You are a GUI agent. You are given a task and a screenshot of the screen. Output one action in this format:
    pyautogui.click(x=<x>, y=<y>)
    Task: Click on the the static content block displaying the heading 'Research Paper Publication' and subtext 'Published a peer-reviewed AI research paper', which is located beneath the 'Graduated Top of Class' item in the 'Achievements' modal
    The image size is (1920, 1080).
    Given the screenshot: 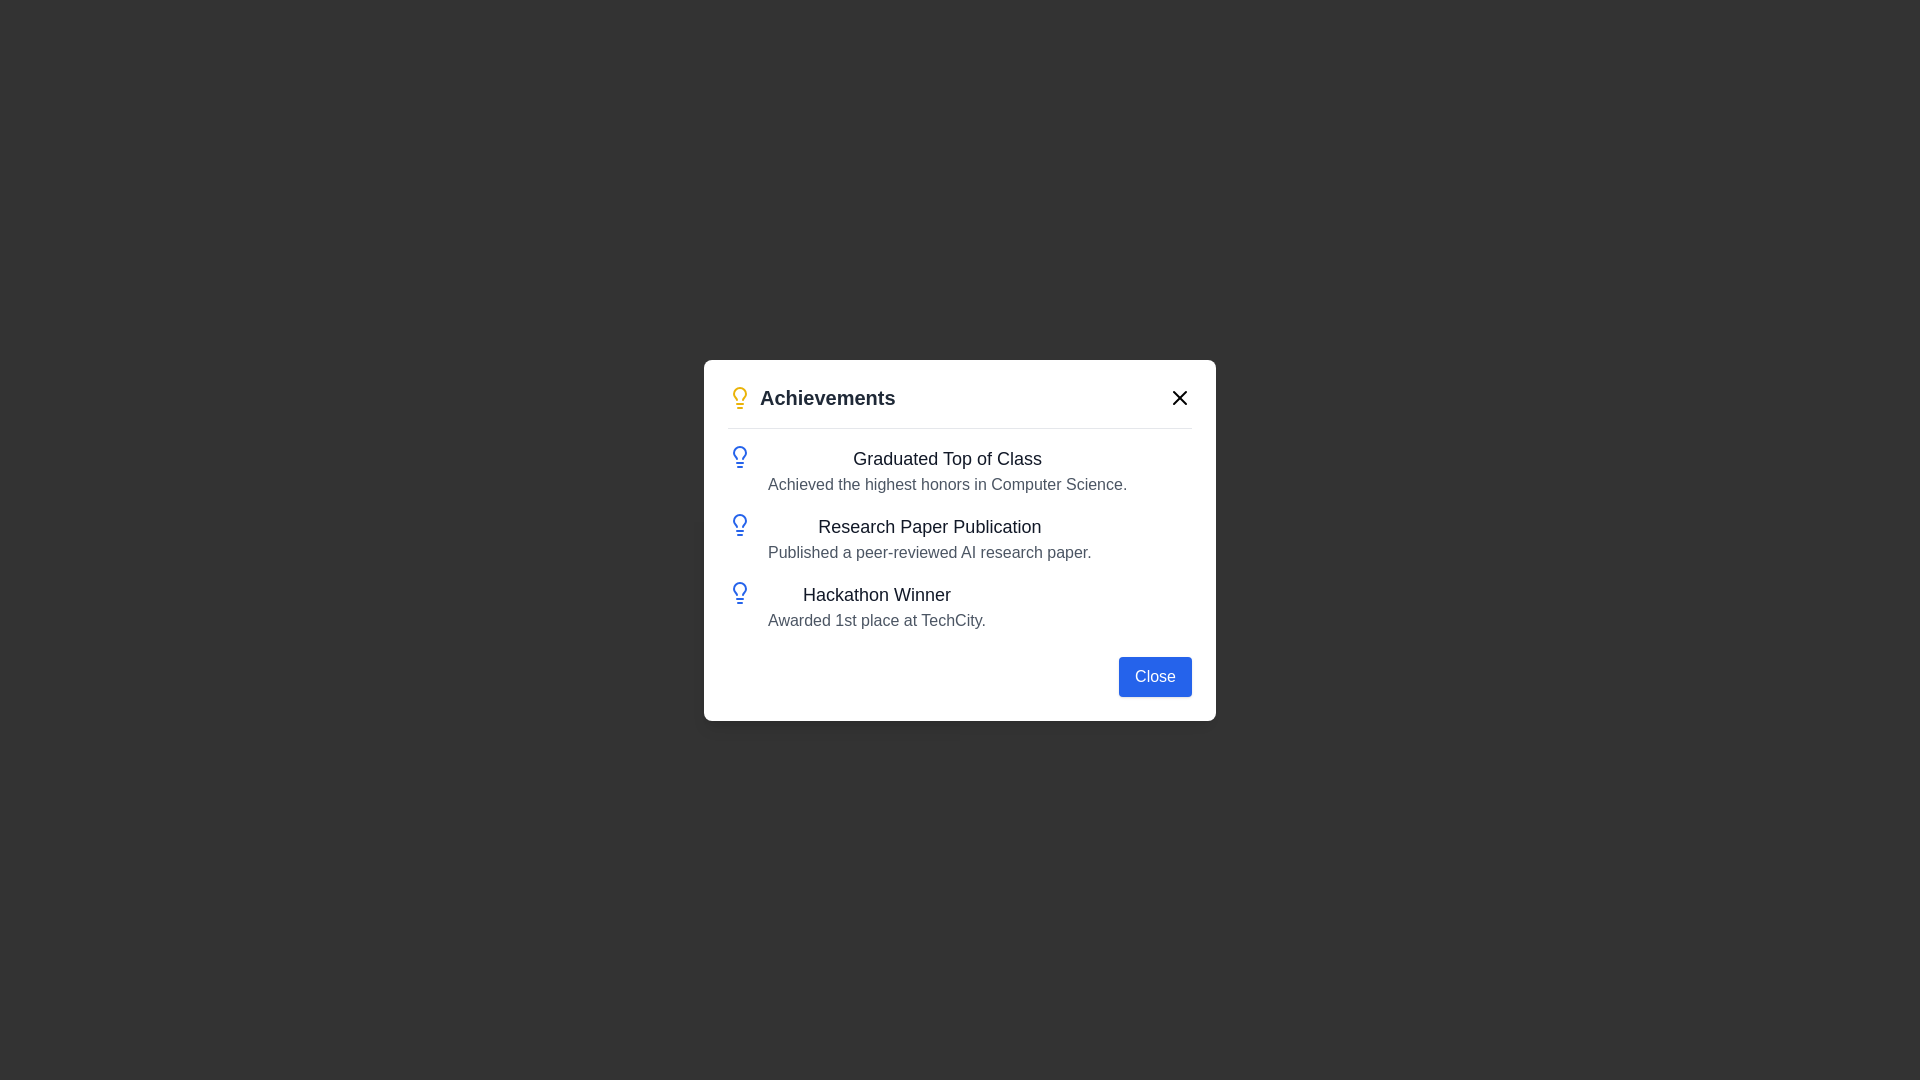 What is the action you would take?
    pyautogui.click(x=960, y=536)
    